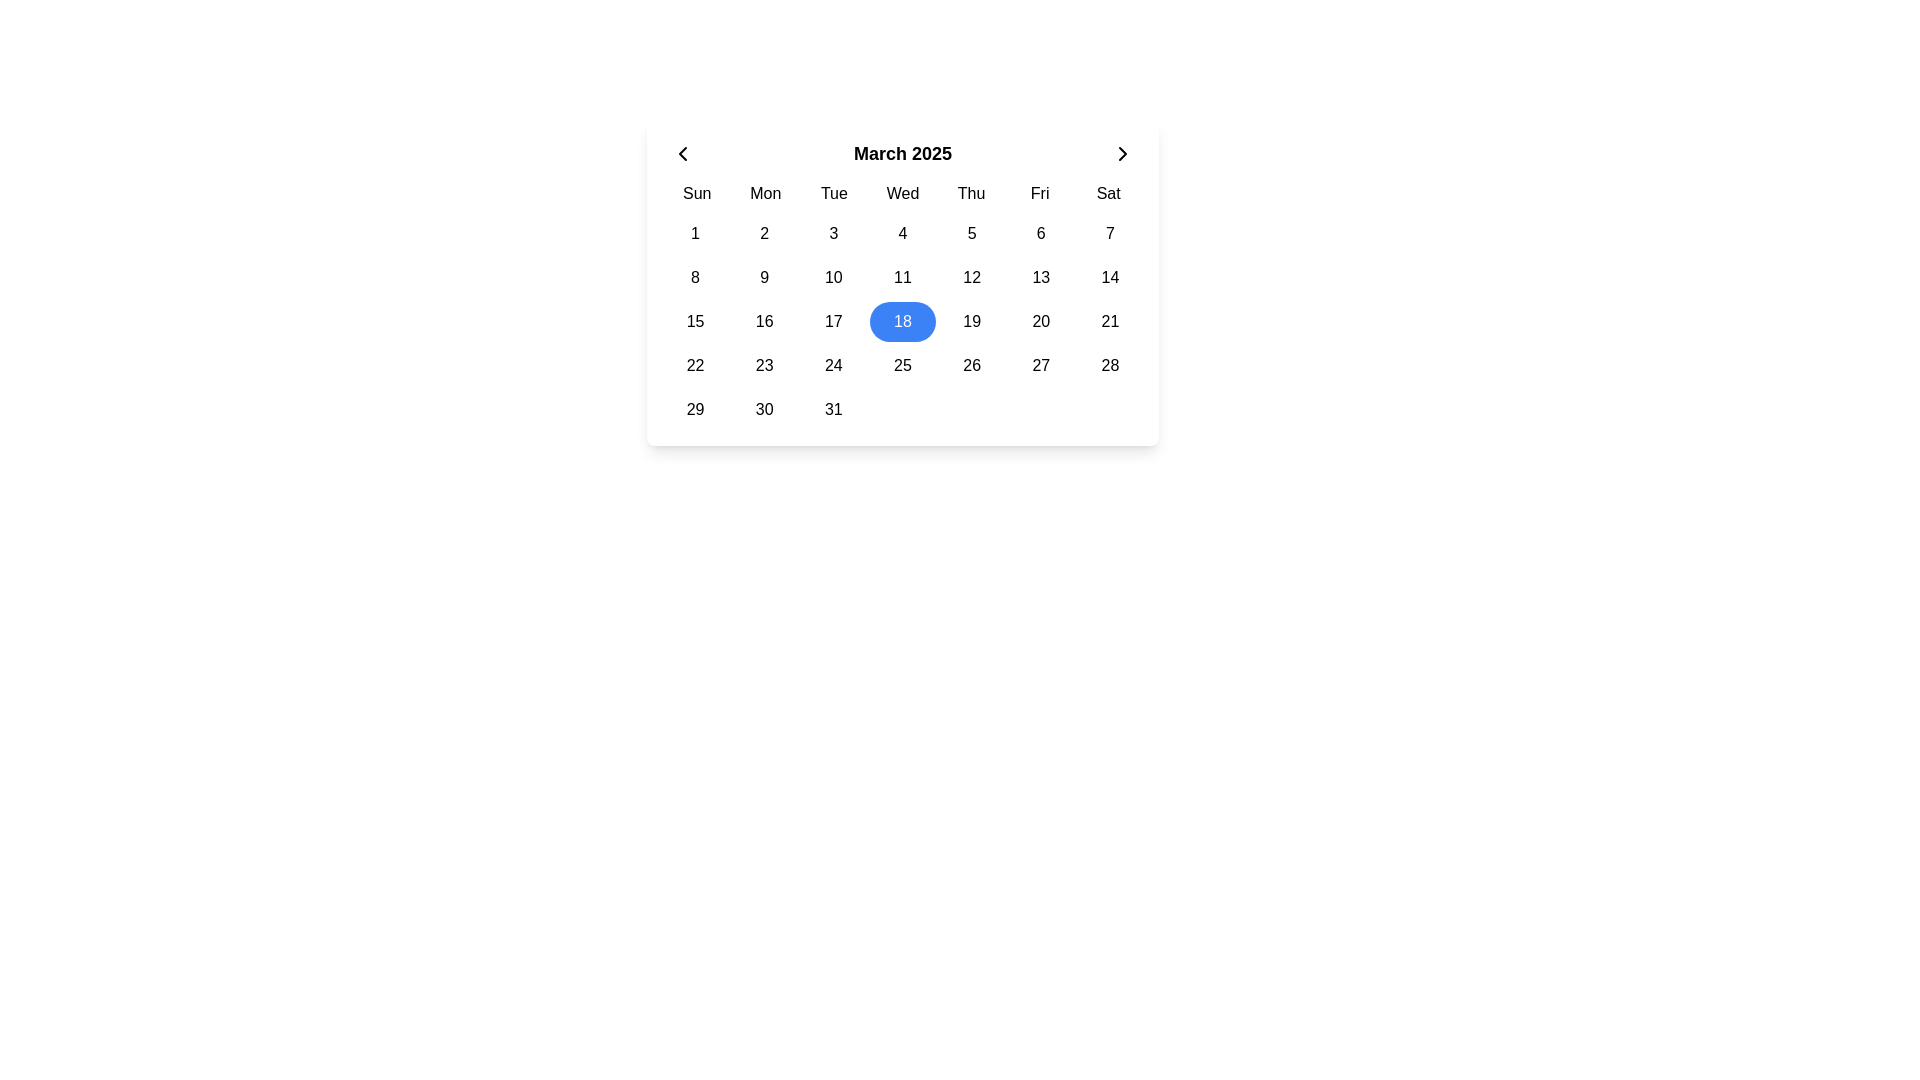 The image size is (1920, 1080). What do you see at coordinates (695, 277) in the screenshot?
I see `the circular button displaying the number '8' in bold text` at bounding box center [695, 277].